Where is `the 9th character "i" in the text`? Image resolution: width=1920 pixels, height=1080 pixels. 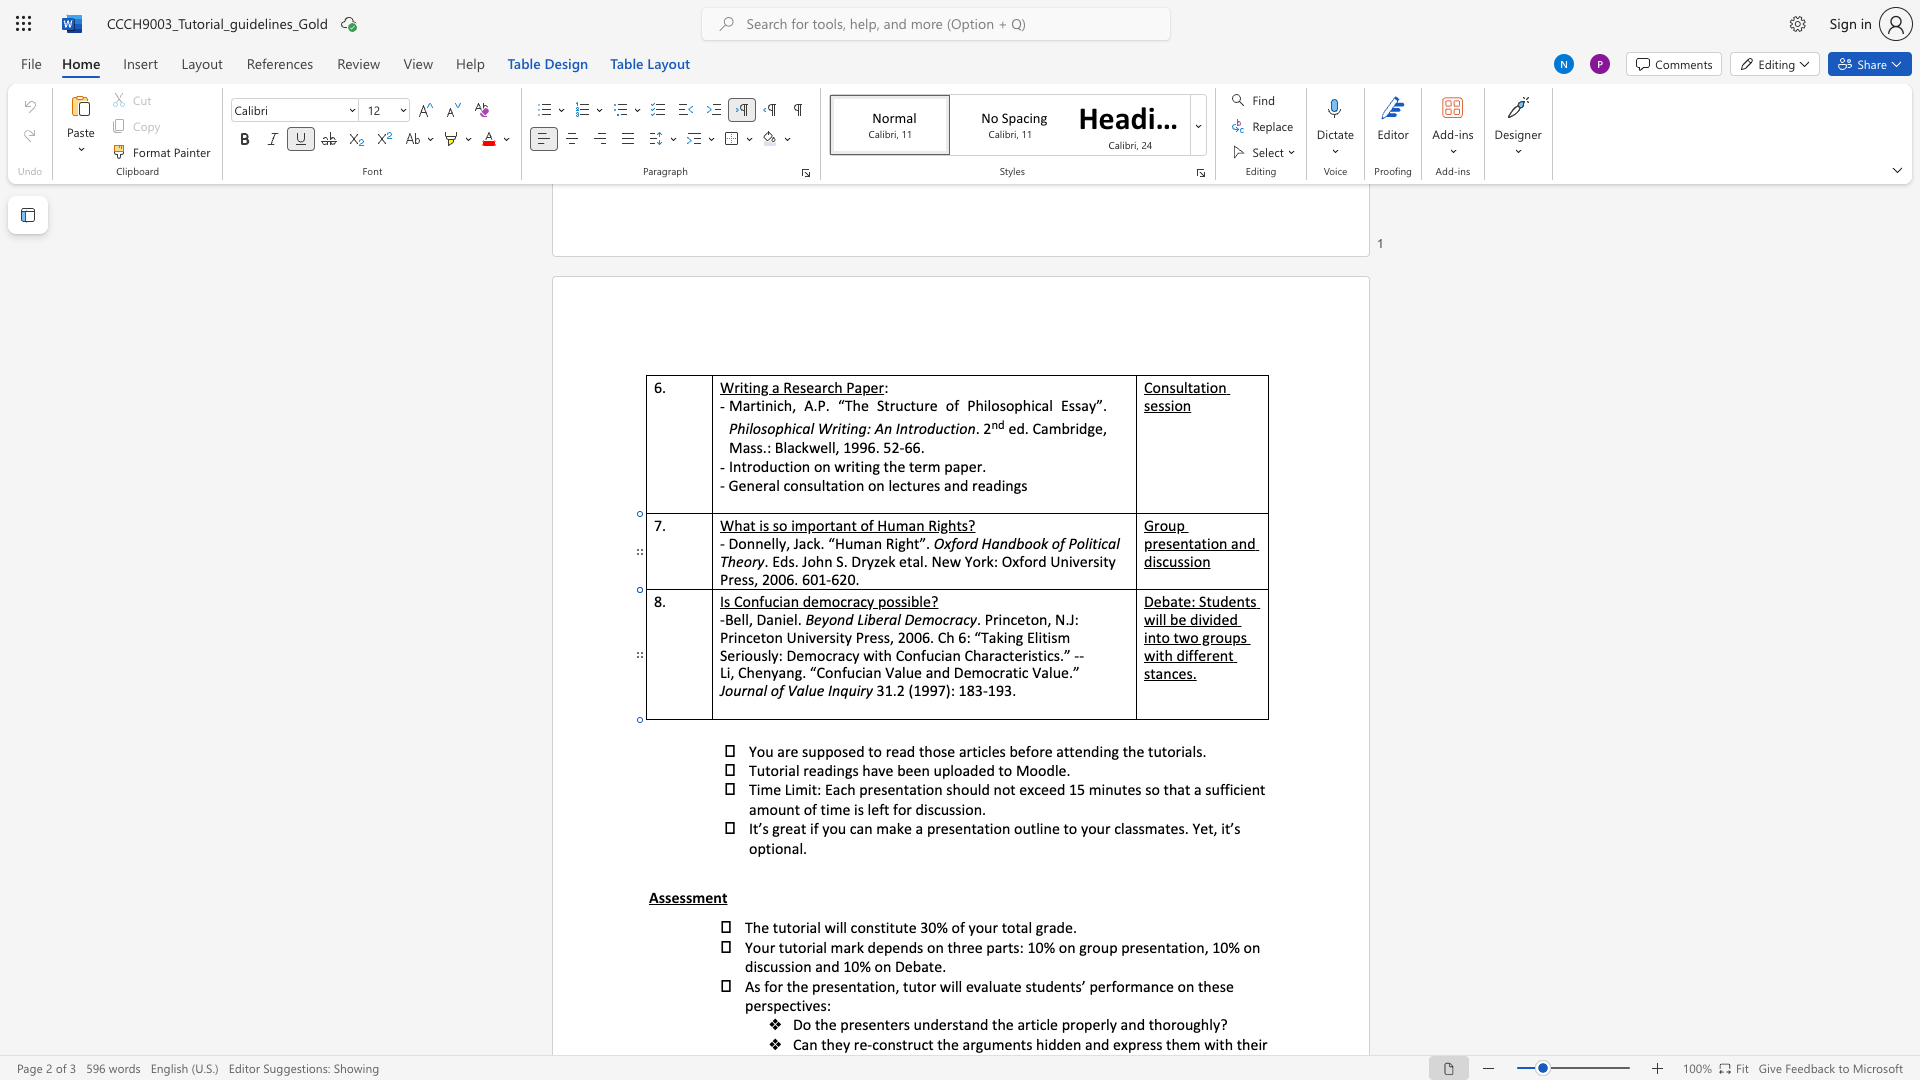
the 9th character "i" in the text is located at coordinates (855, 808).